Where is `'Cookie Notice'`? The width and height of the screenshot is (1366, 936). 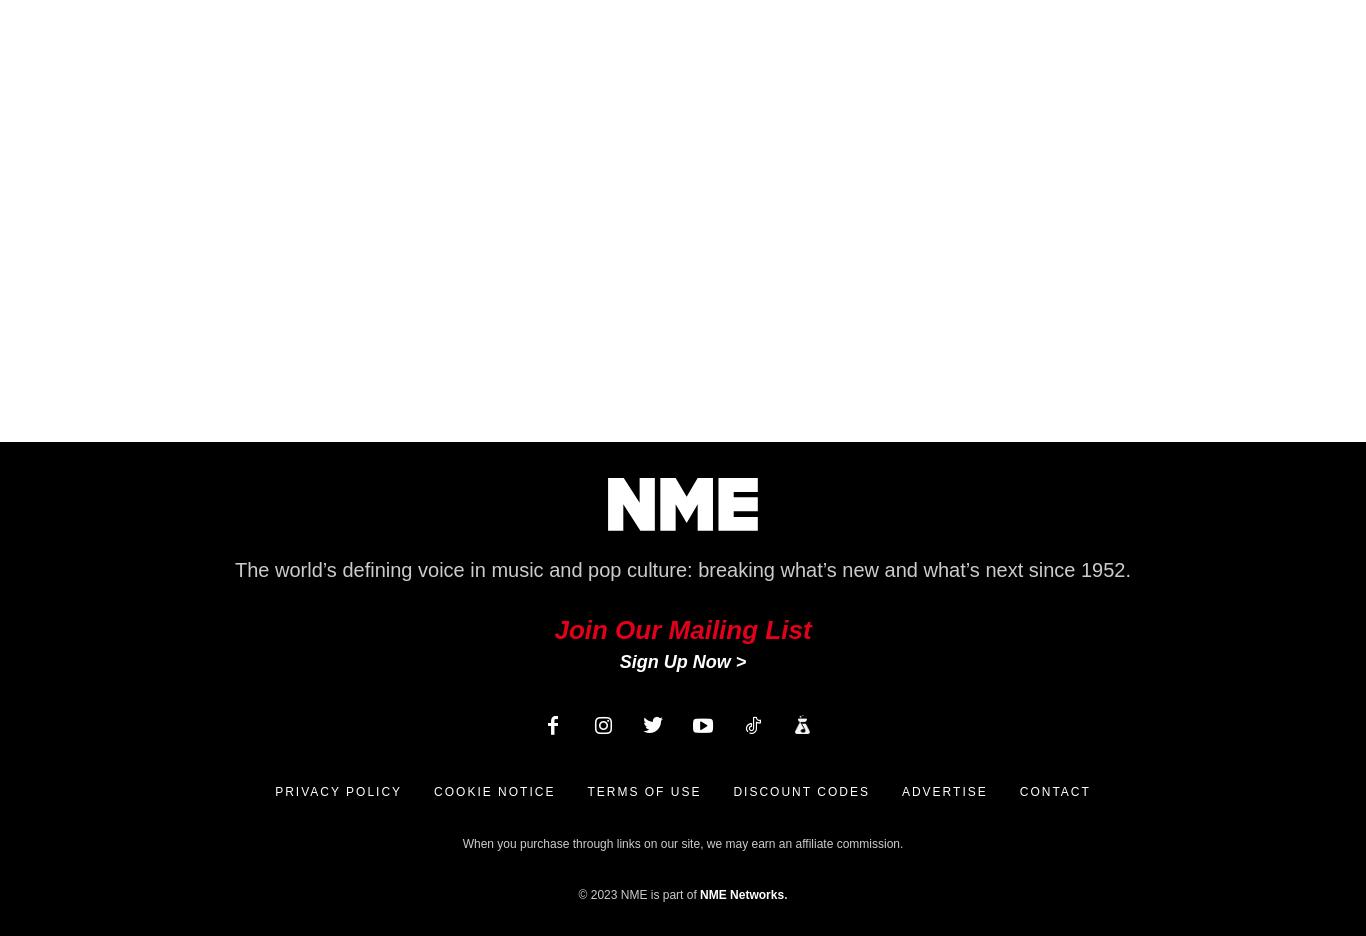 'Cookie Notice' is located at coordinates (494, 791).